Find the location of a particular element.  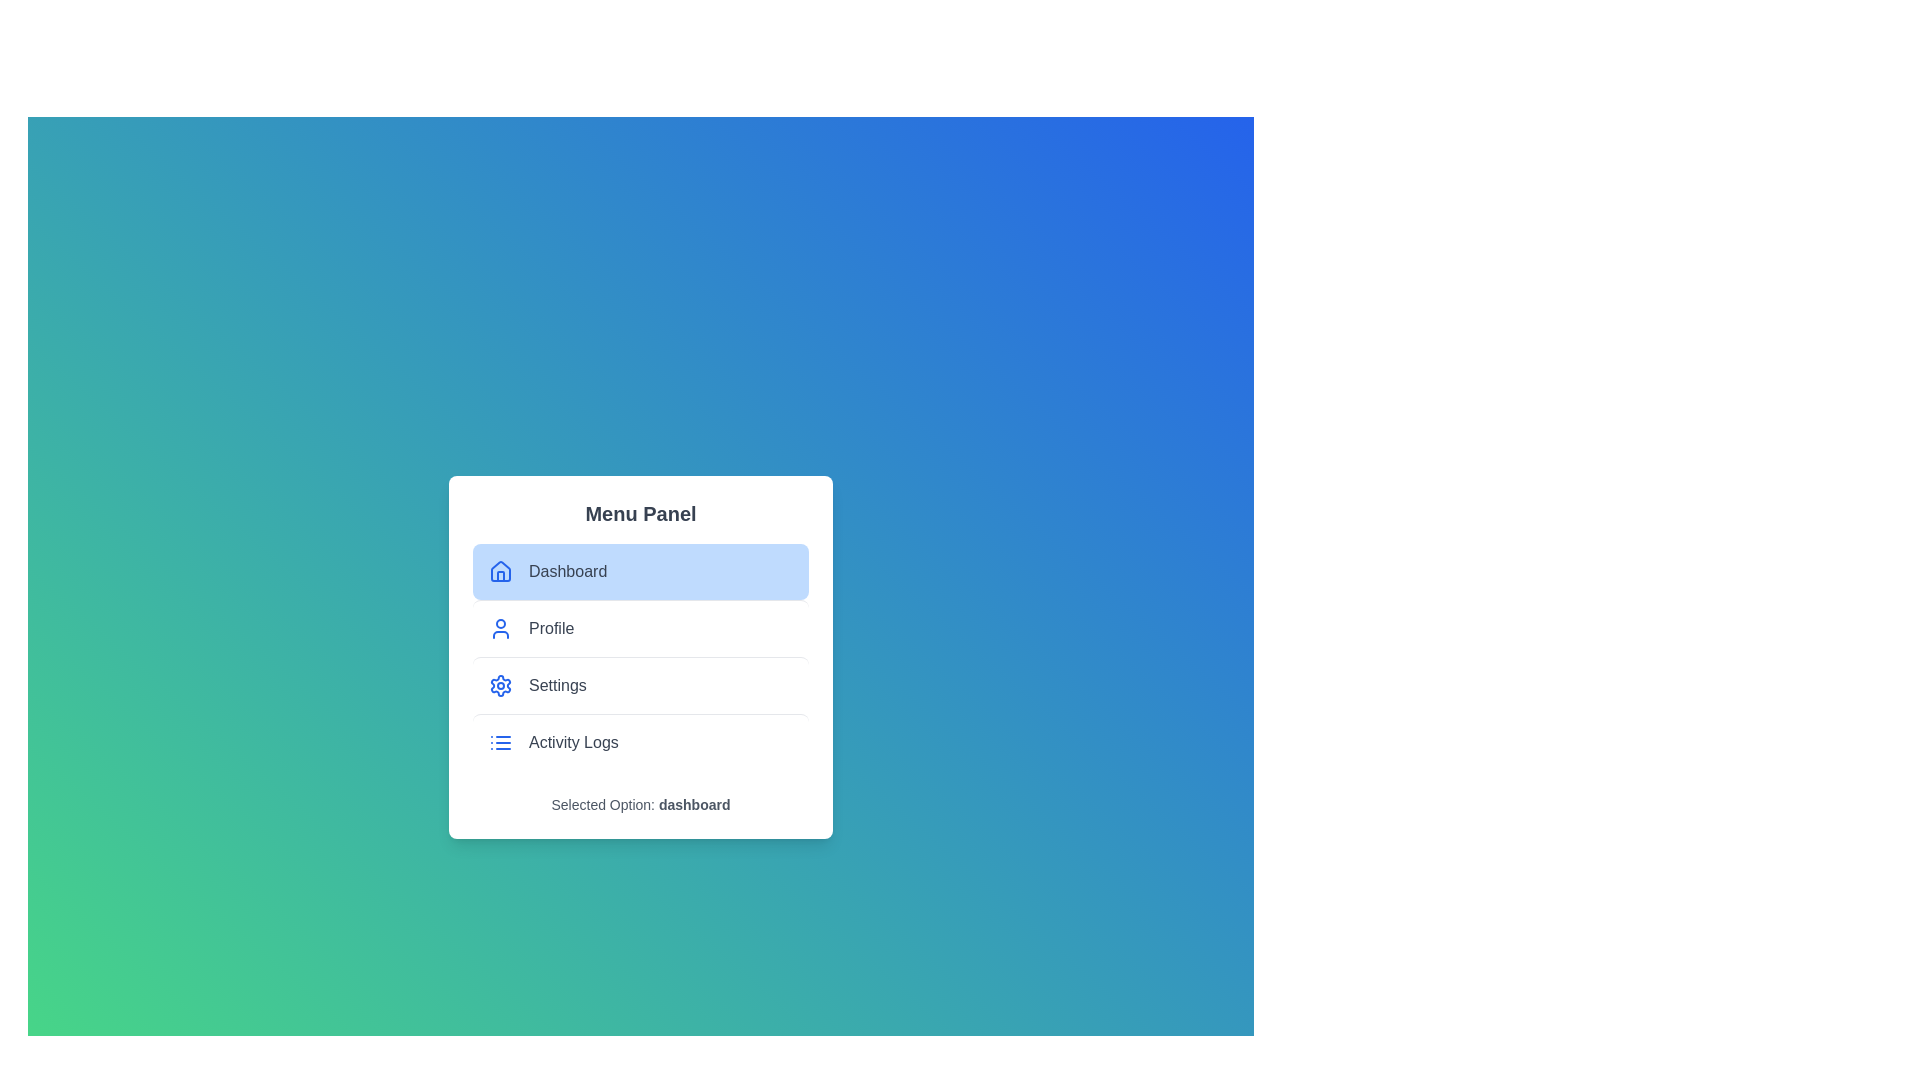

the menu option profile by clicking on its entry is located at coordinates (641, 627).